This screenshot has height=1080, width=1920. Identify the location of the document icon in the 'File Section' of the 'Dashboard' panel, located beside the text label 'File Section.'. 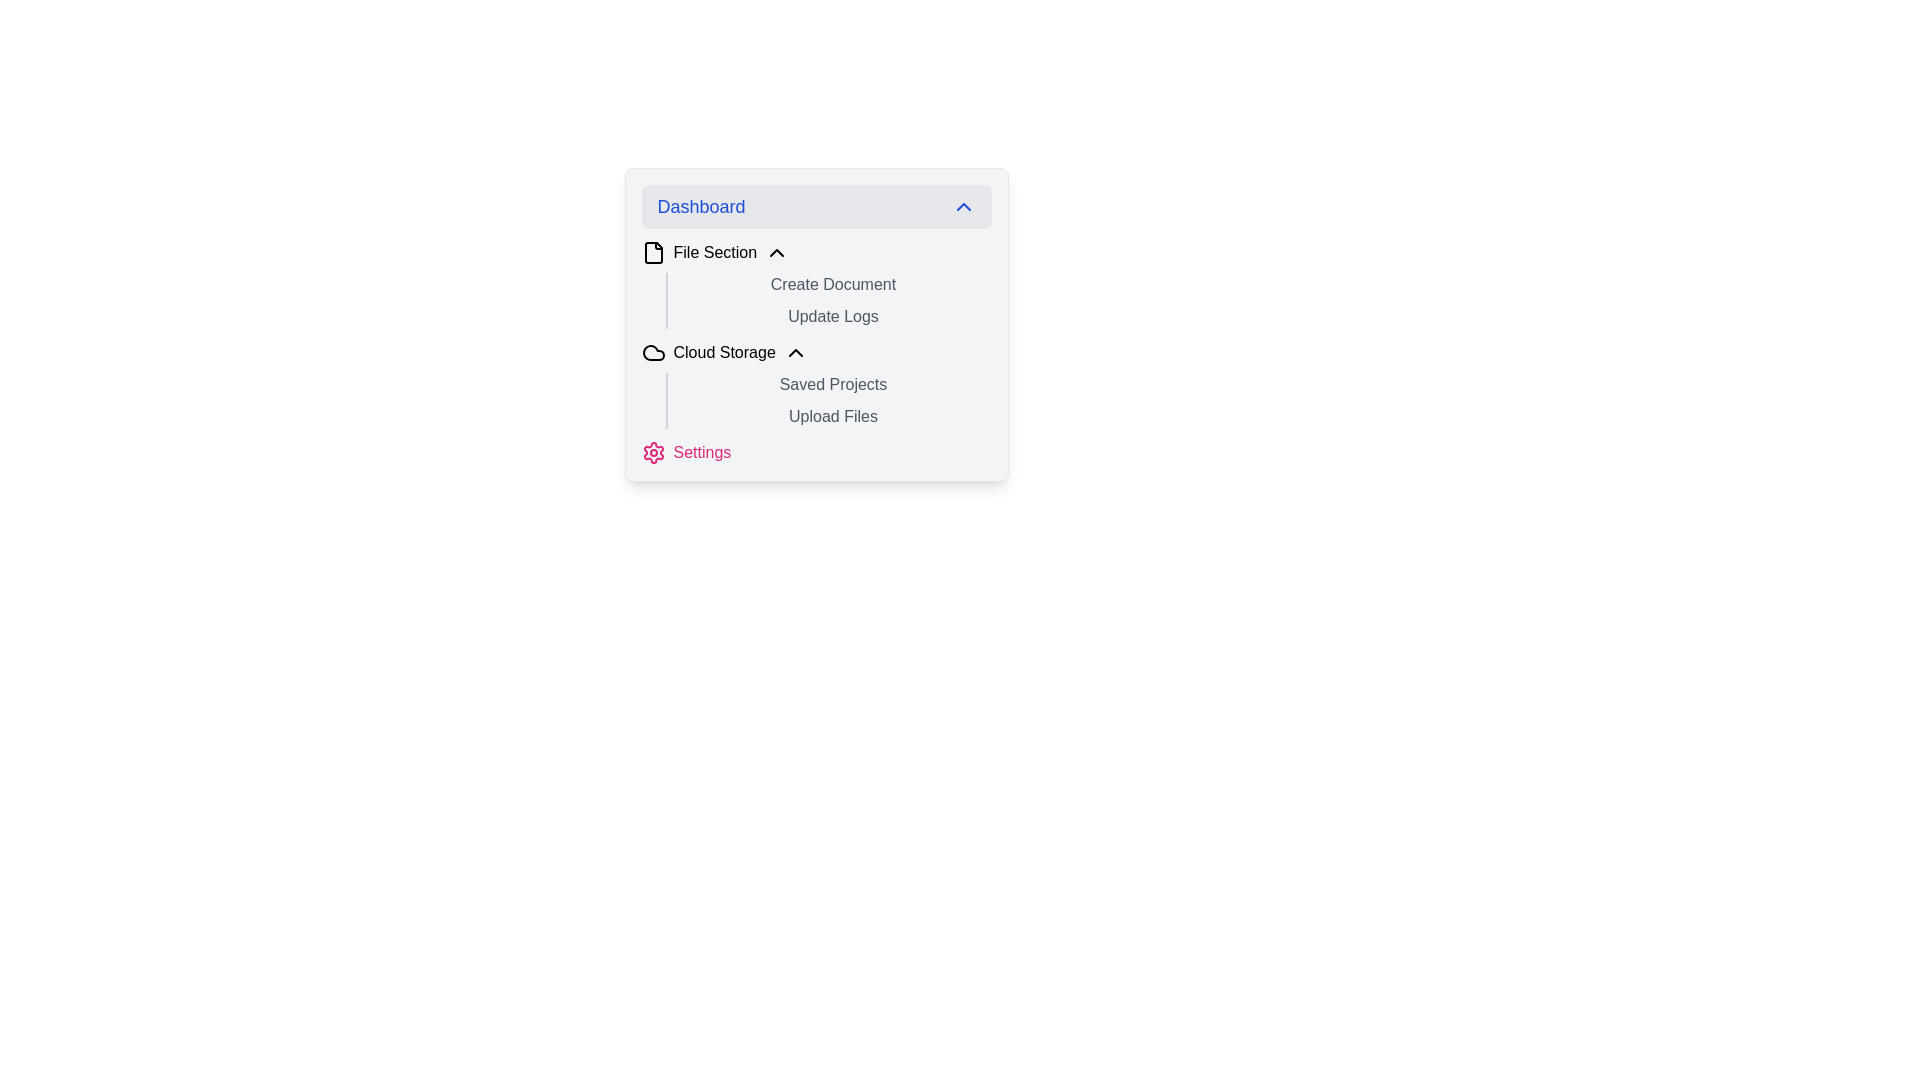
(653, 252).